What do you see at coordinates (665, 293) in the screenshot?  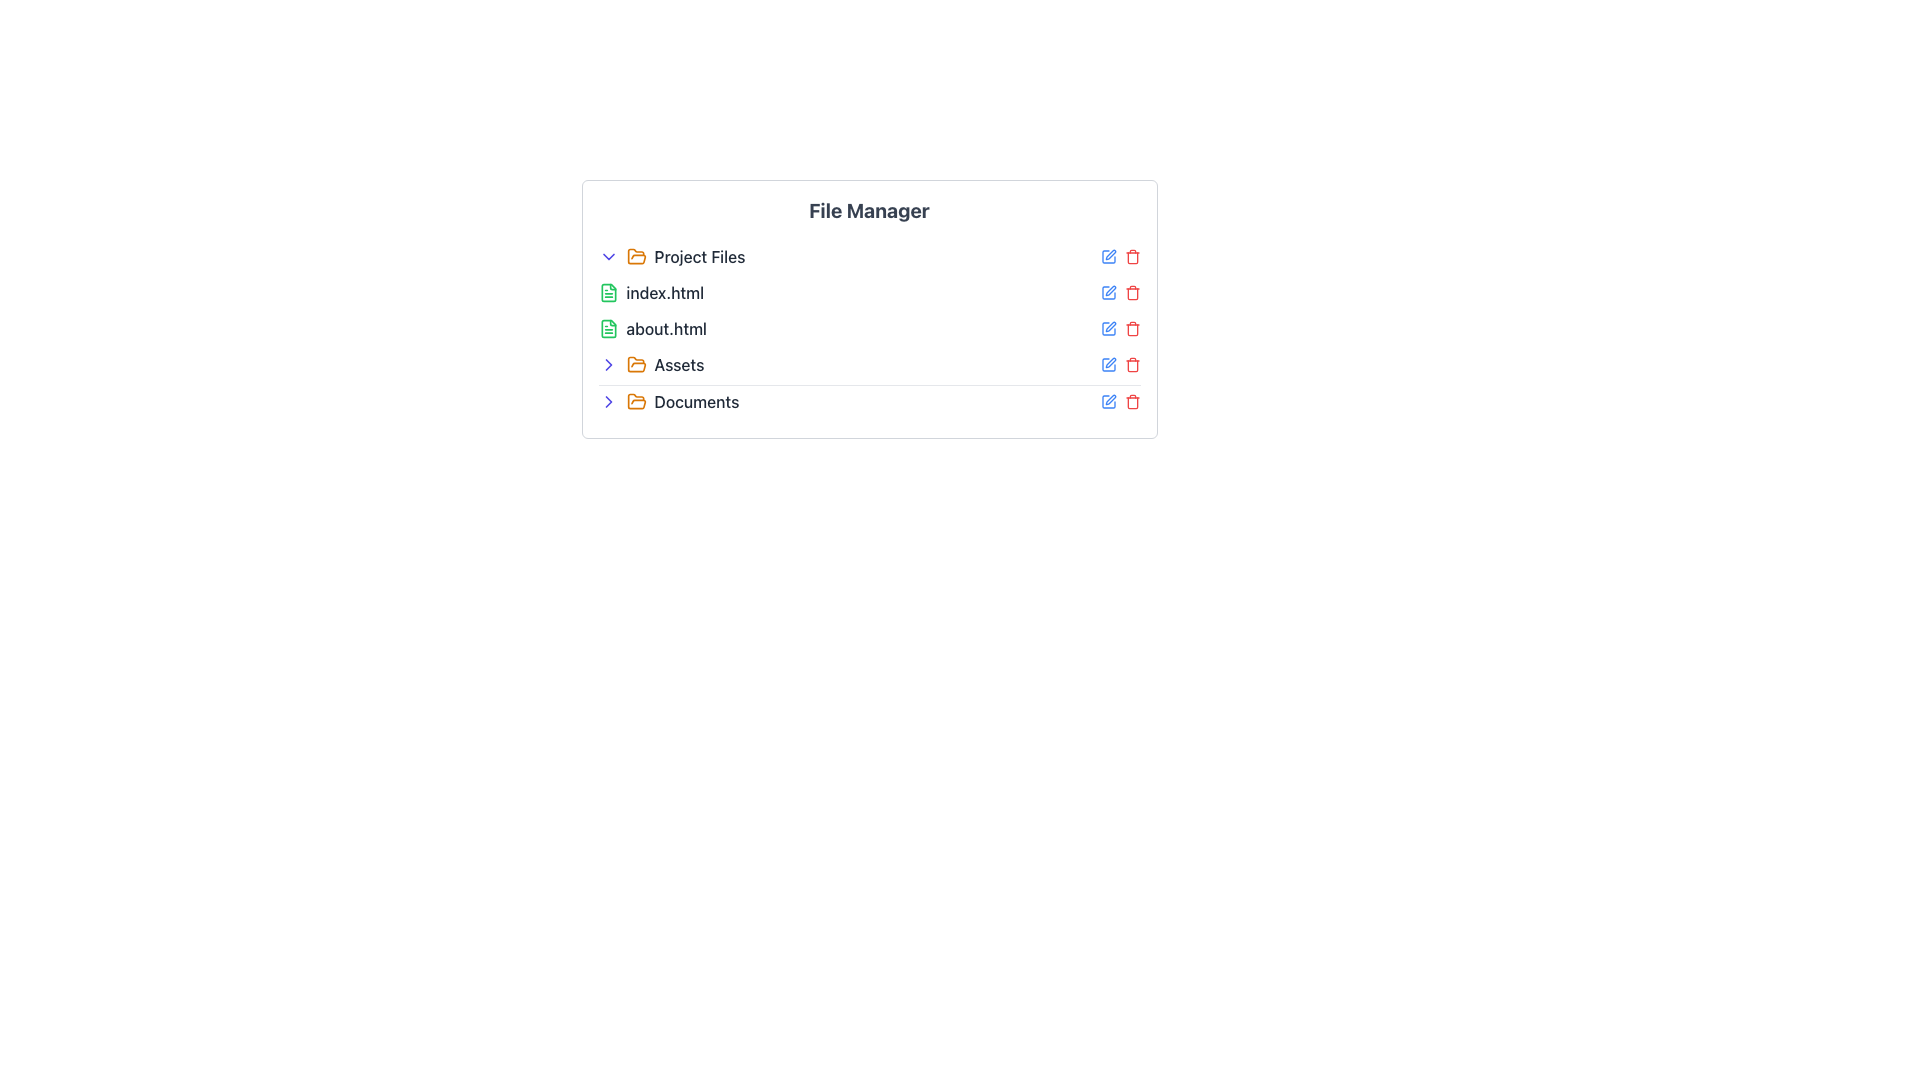 I see `the static text label displaying 'index.html', which is styled with a slightly bold font and dark gray color, located in the 'Project Files' section of the file manager interface` at bounding box center [665, 293].